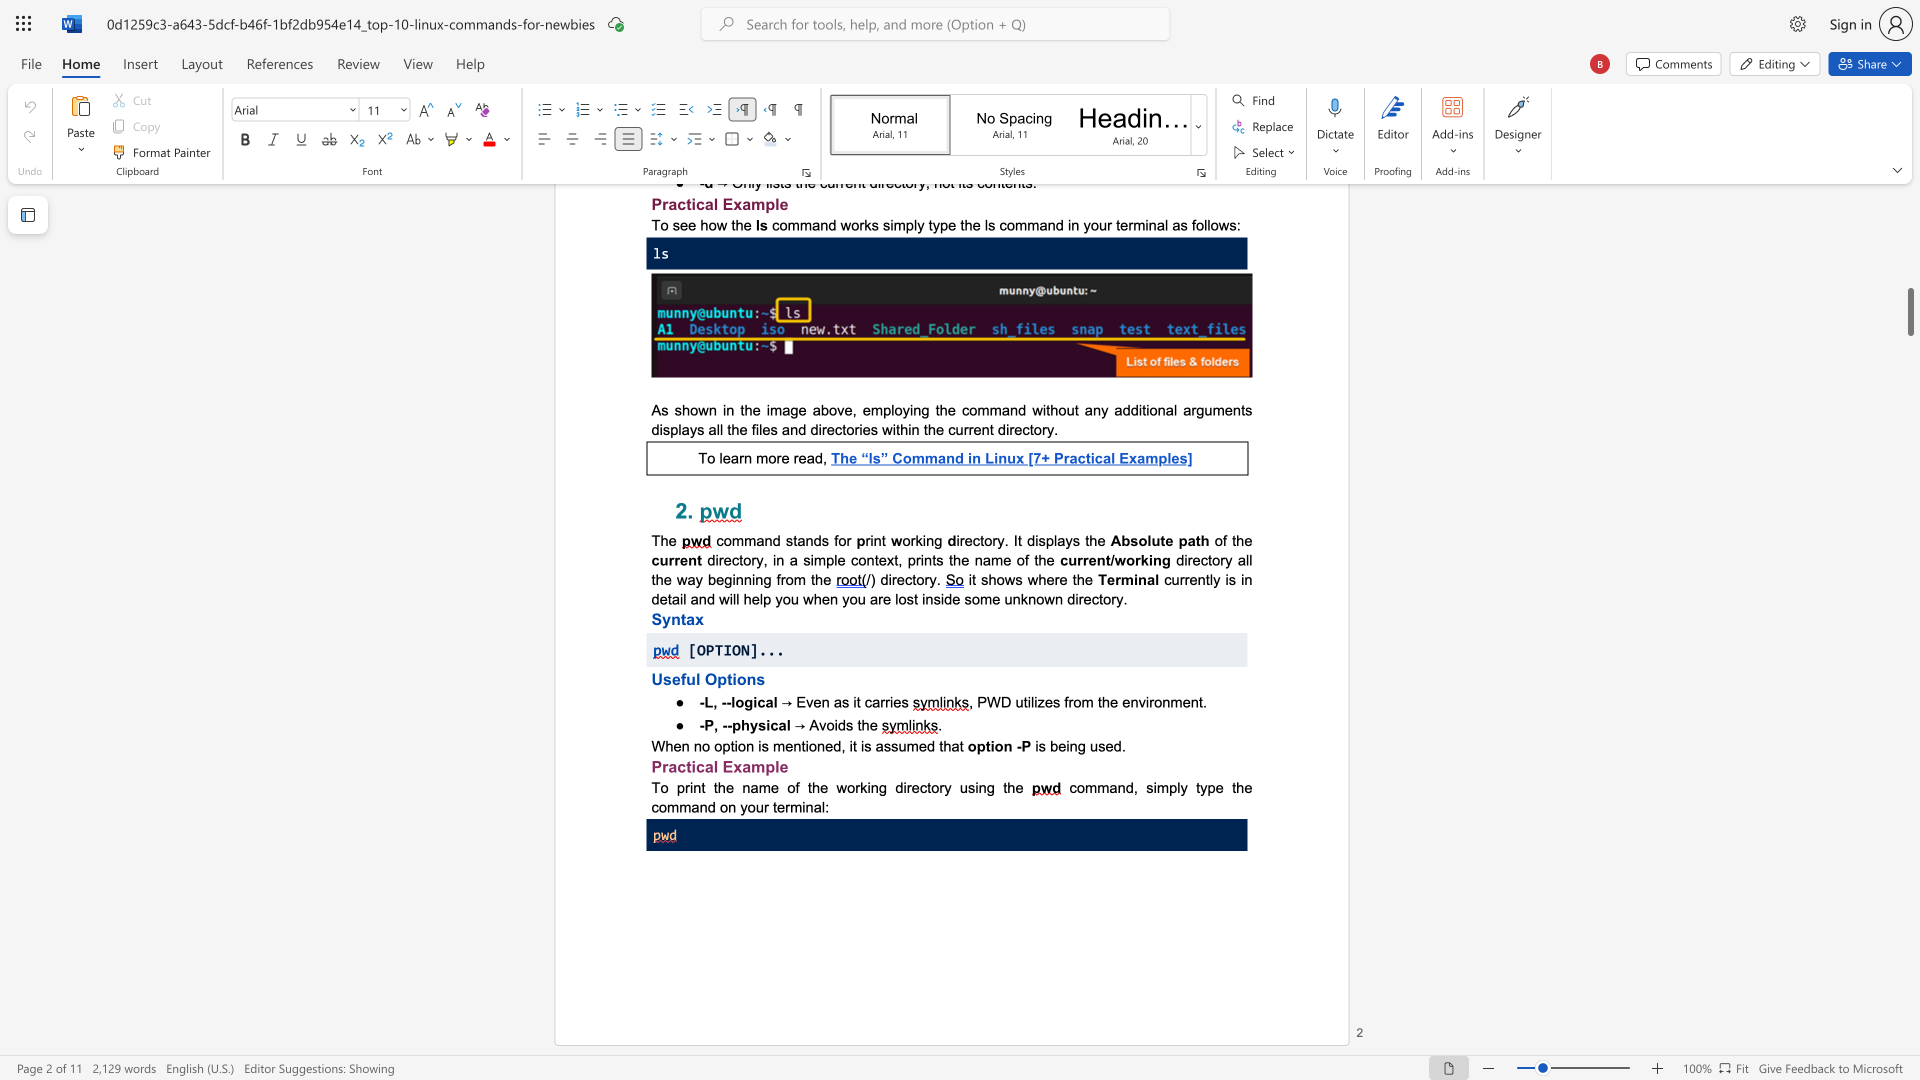 Image resolution: width=1920 pixels, height=1080 pixels. What do you see at coordinates (813, 701) in the screenshot?
I see `the subset text "en as" within the text "→ Even as it carries"` at bounding box center [813, 701].